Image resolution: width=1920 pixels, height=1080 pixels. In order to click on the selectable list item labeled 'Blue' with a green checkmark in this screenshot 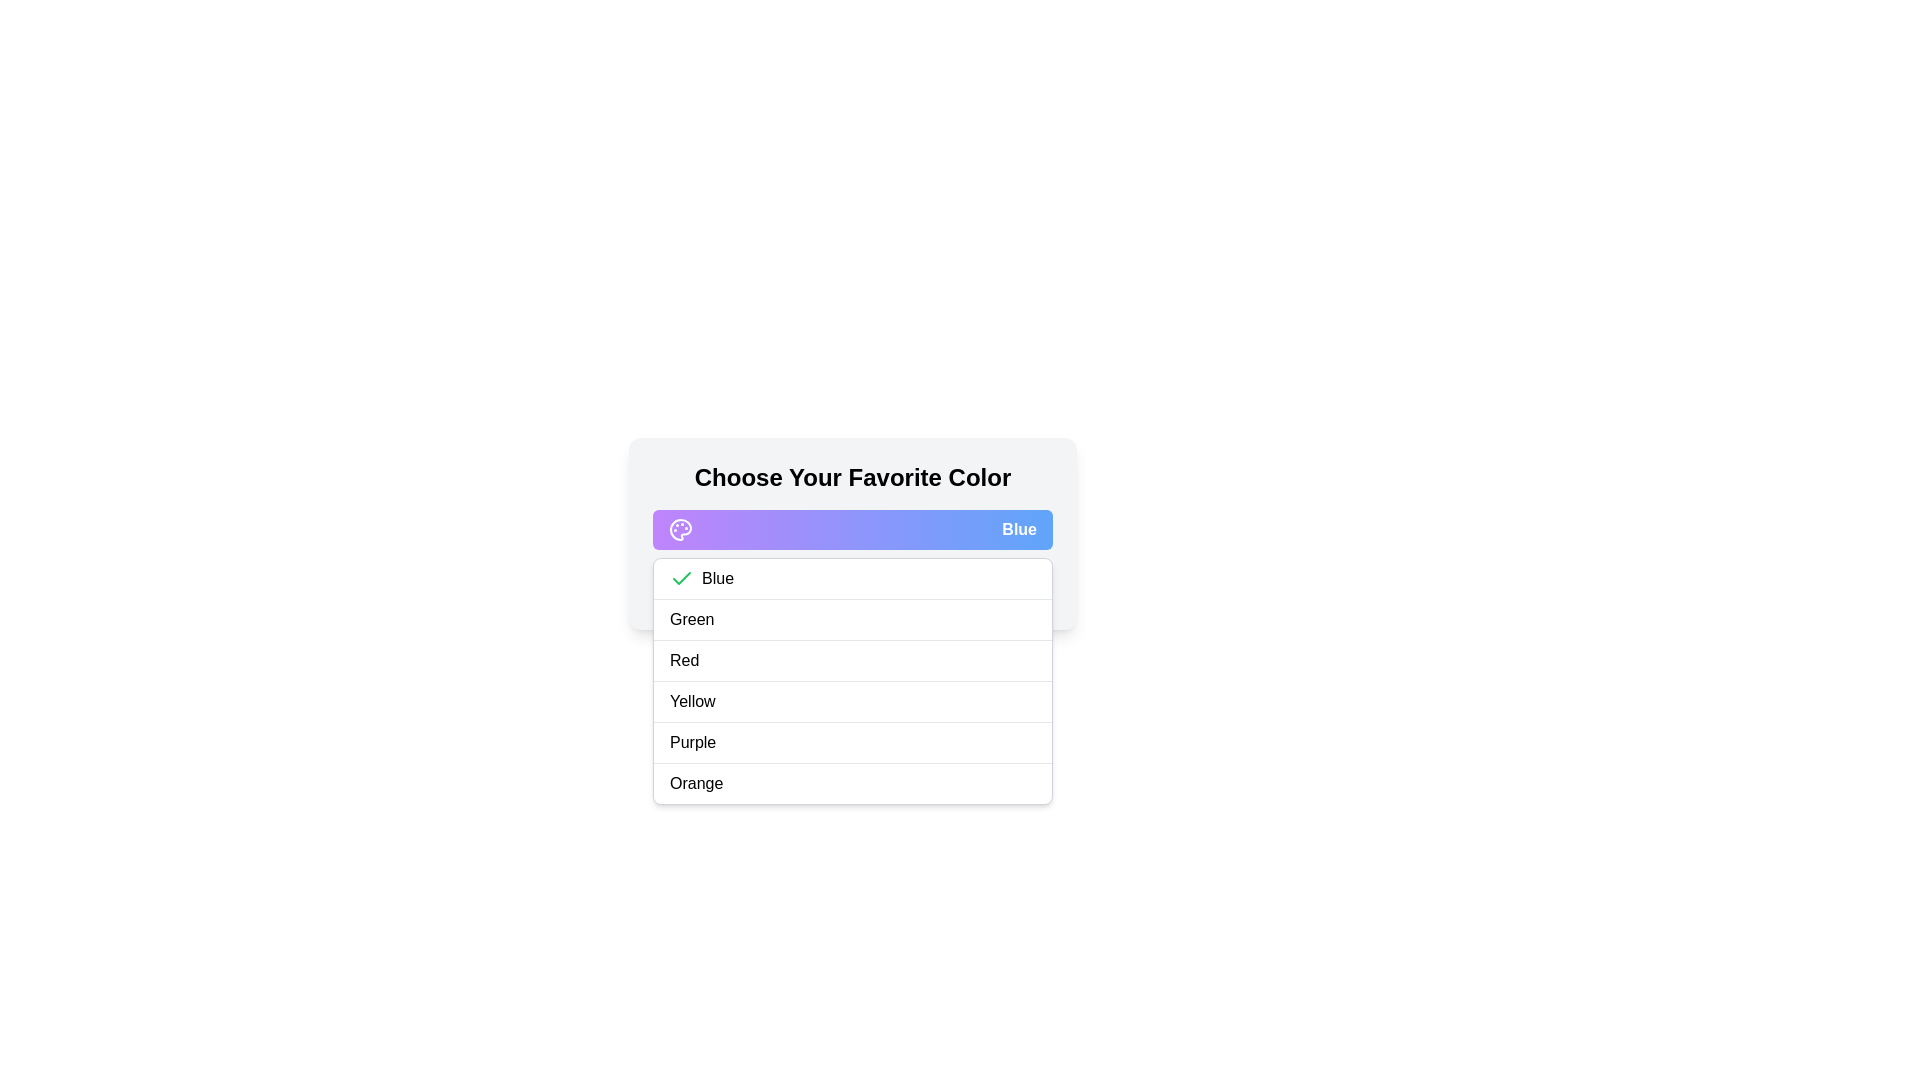, I will do `click(853, 578)`.